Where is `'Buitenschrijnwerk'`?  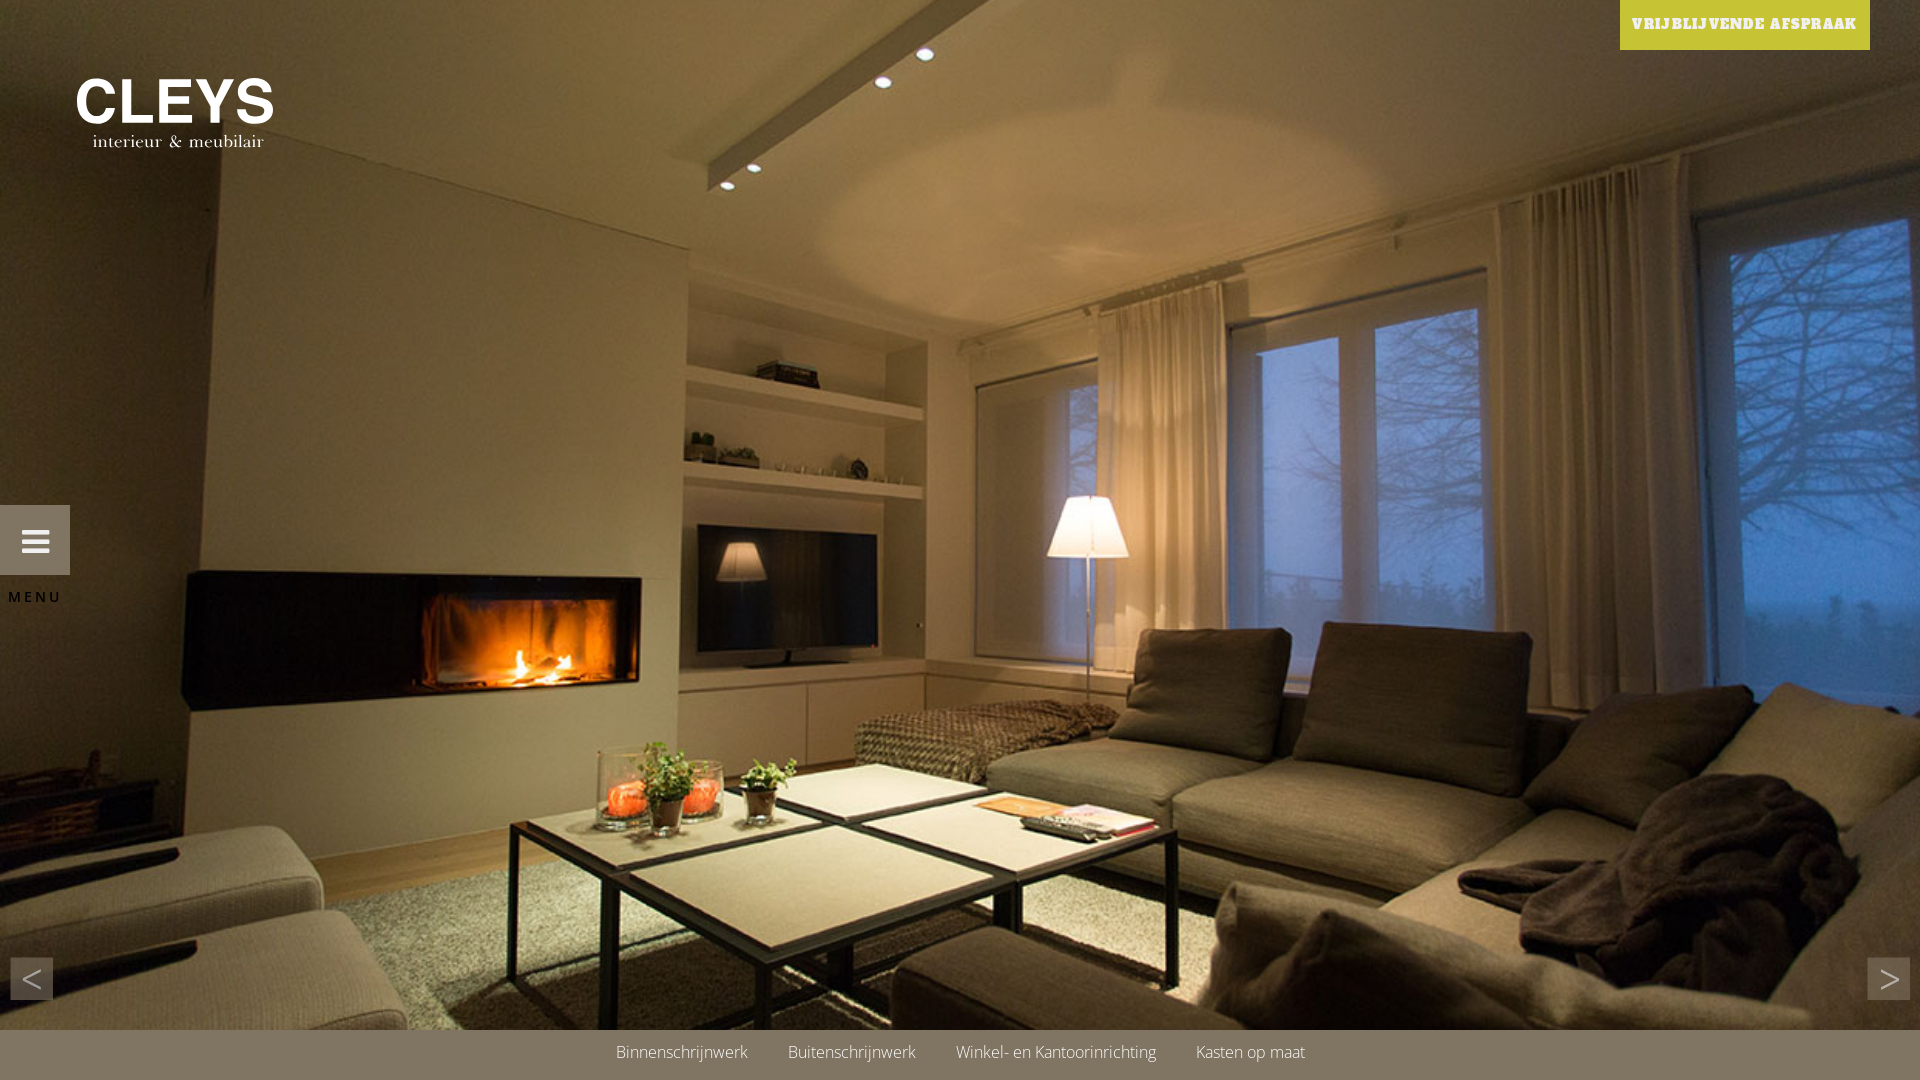 'Buitenschrijnwerk' is located at coordinates (767, 1051).